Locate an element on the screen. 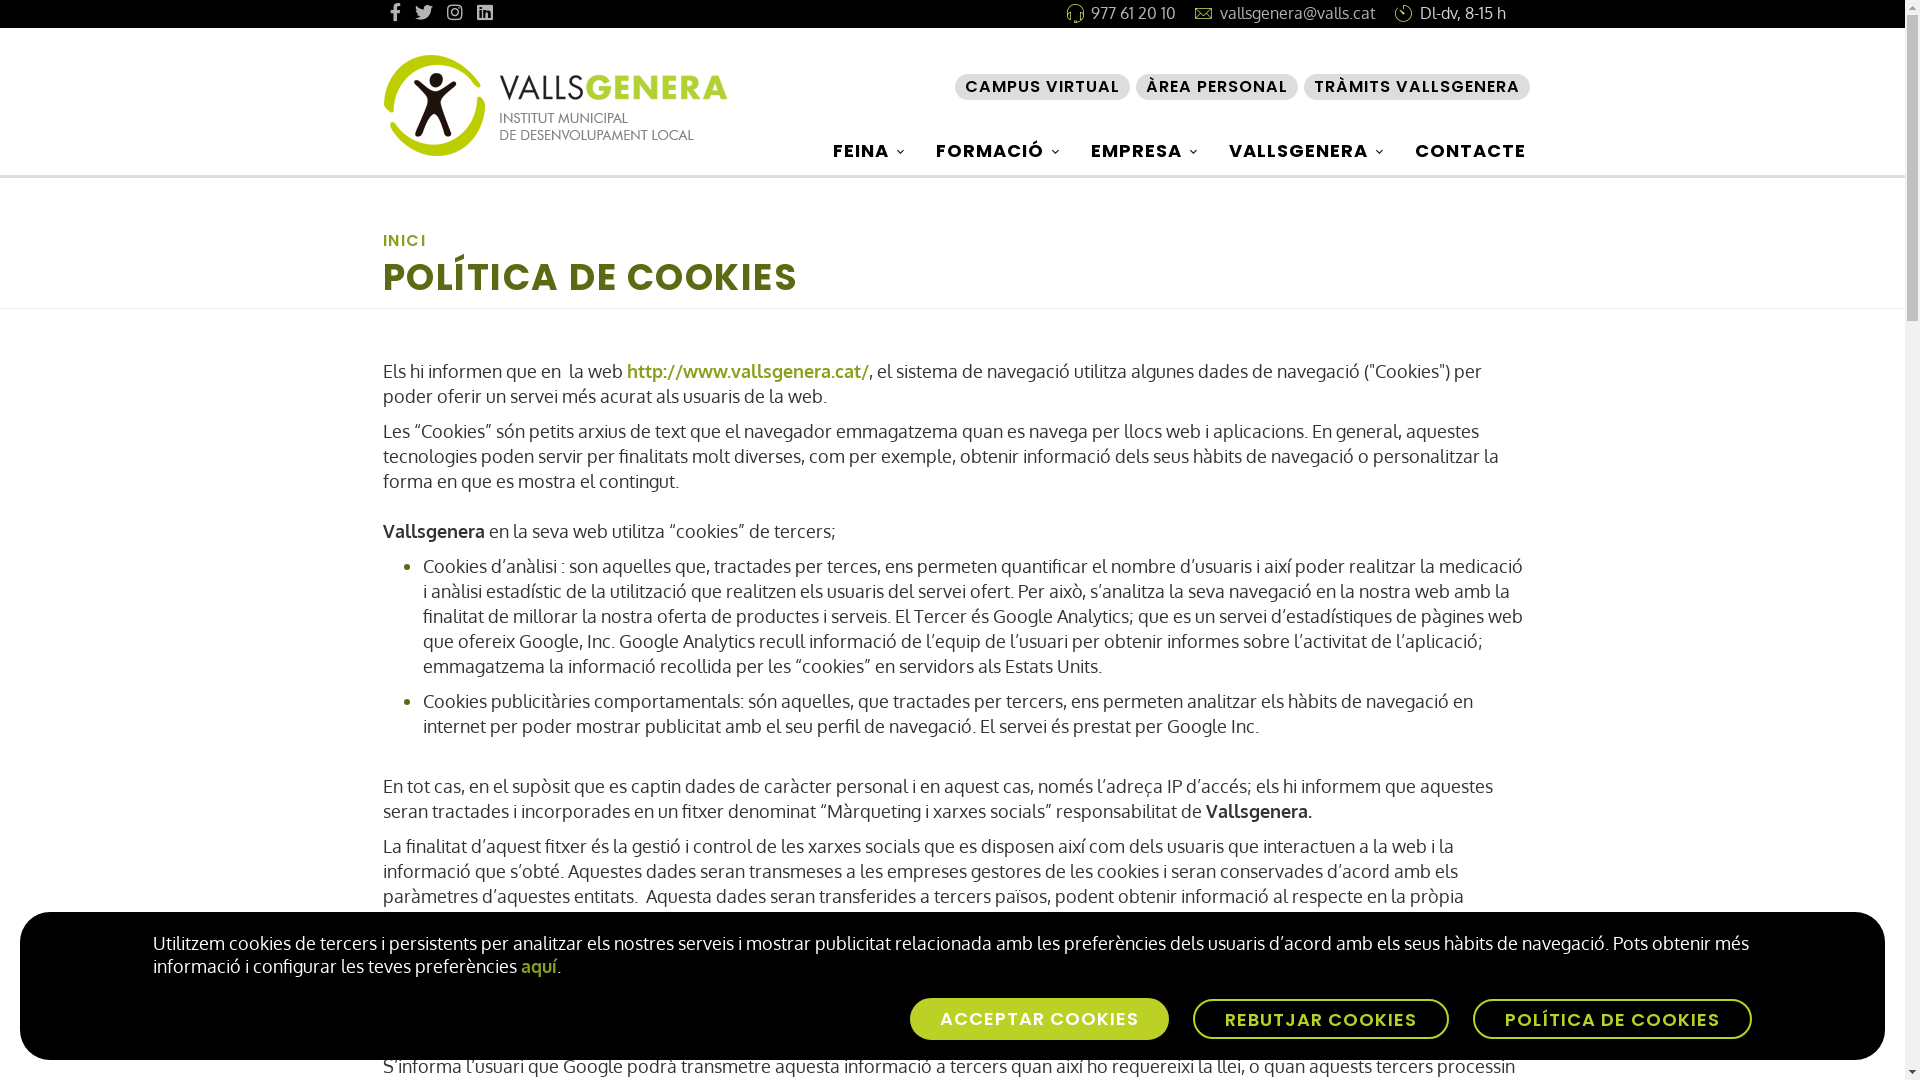  'VALLSGENERA' is located at coordinates (1309, 149).